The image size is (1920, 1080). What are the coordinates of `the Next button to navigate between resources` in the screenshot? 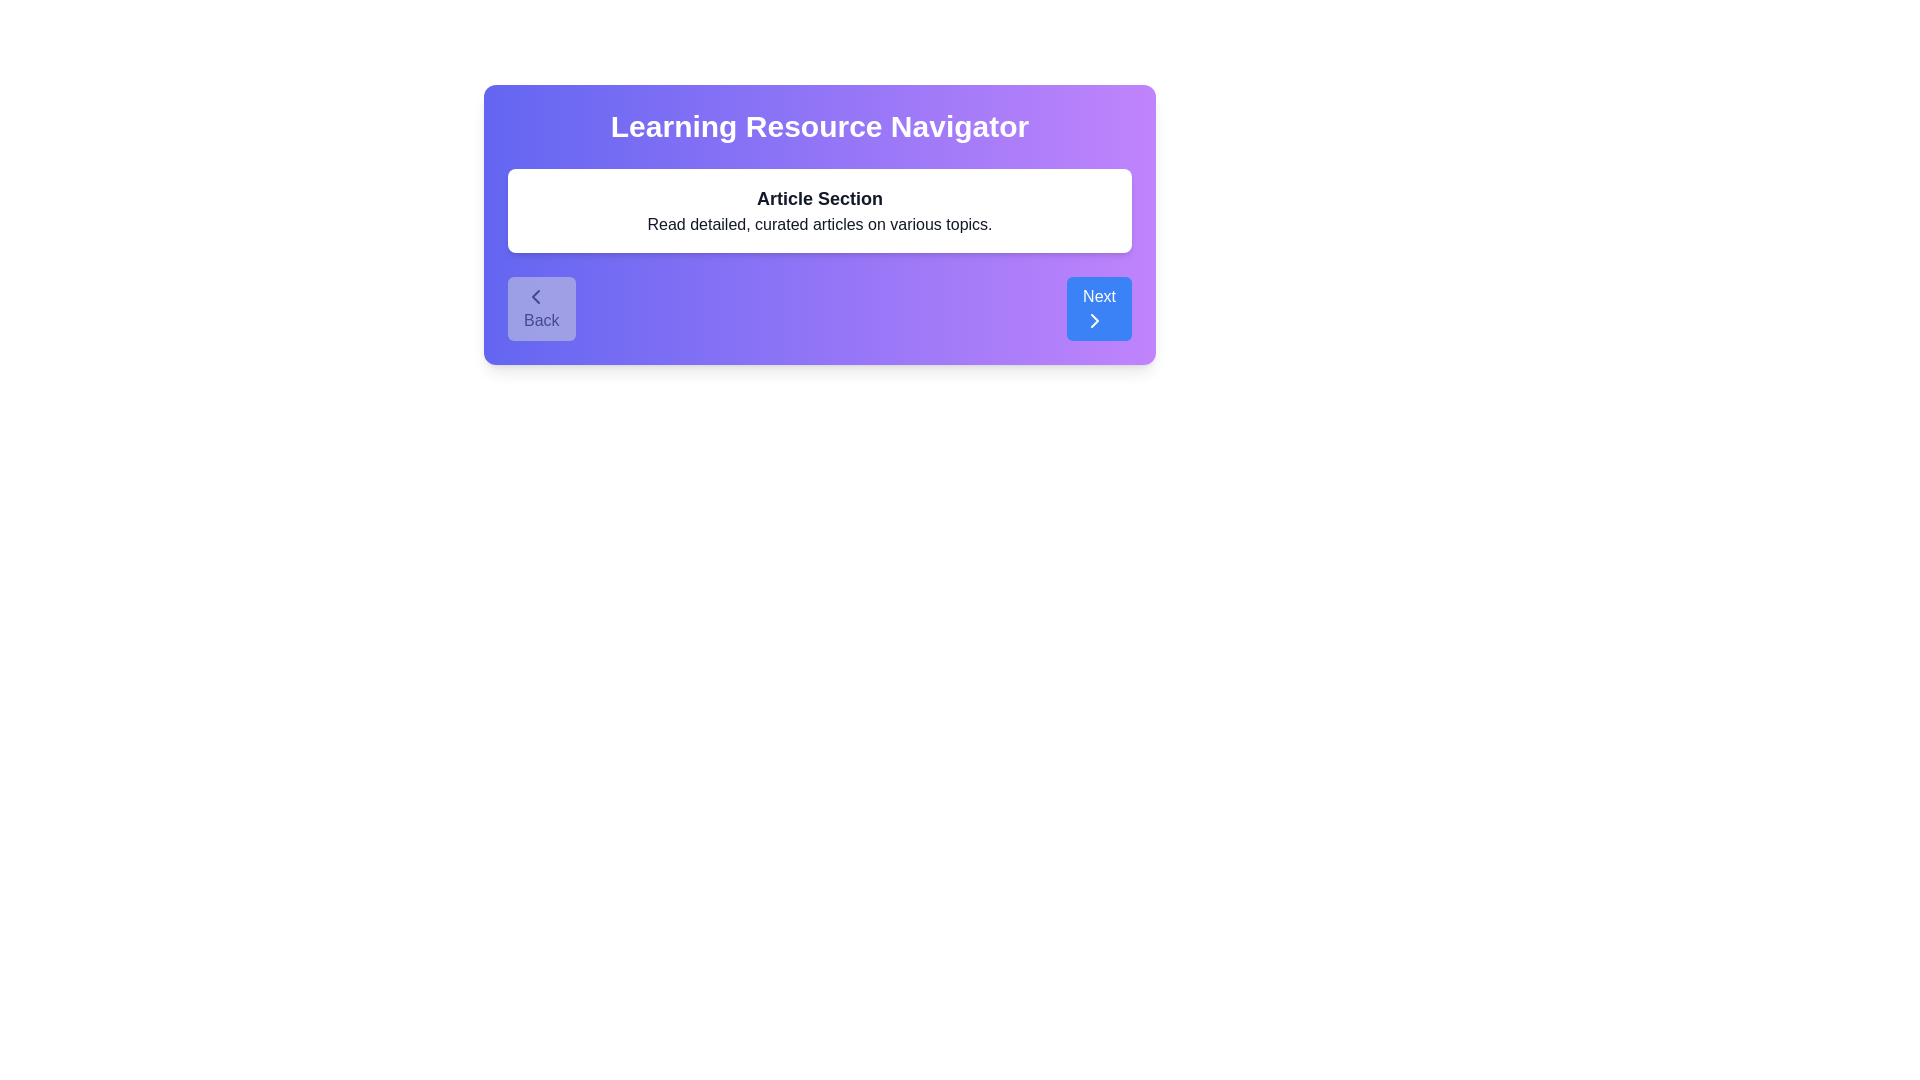 It's located at (1098, 308).